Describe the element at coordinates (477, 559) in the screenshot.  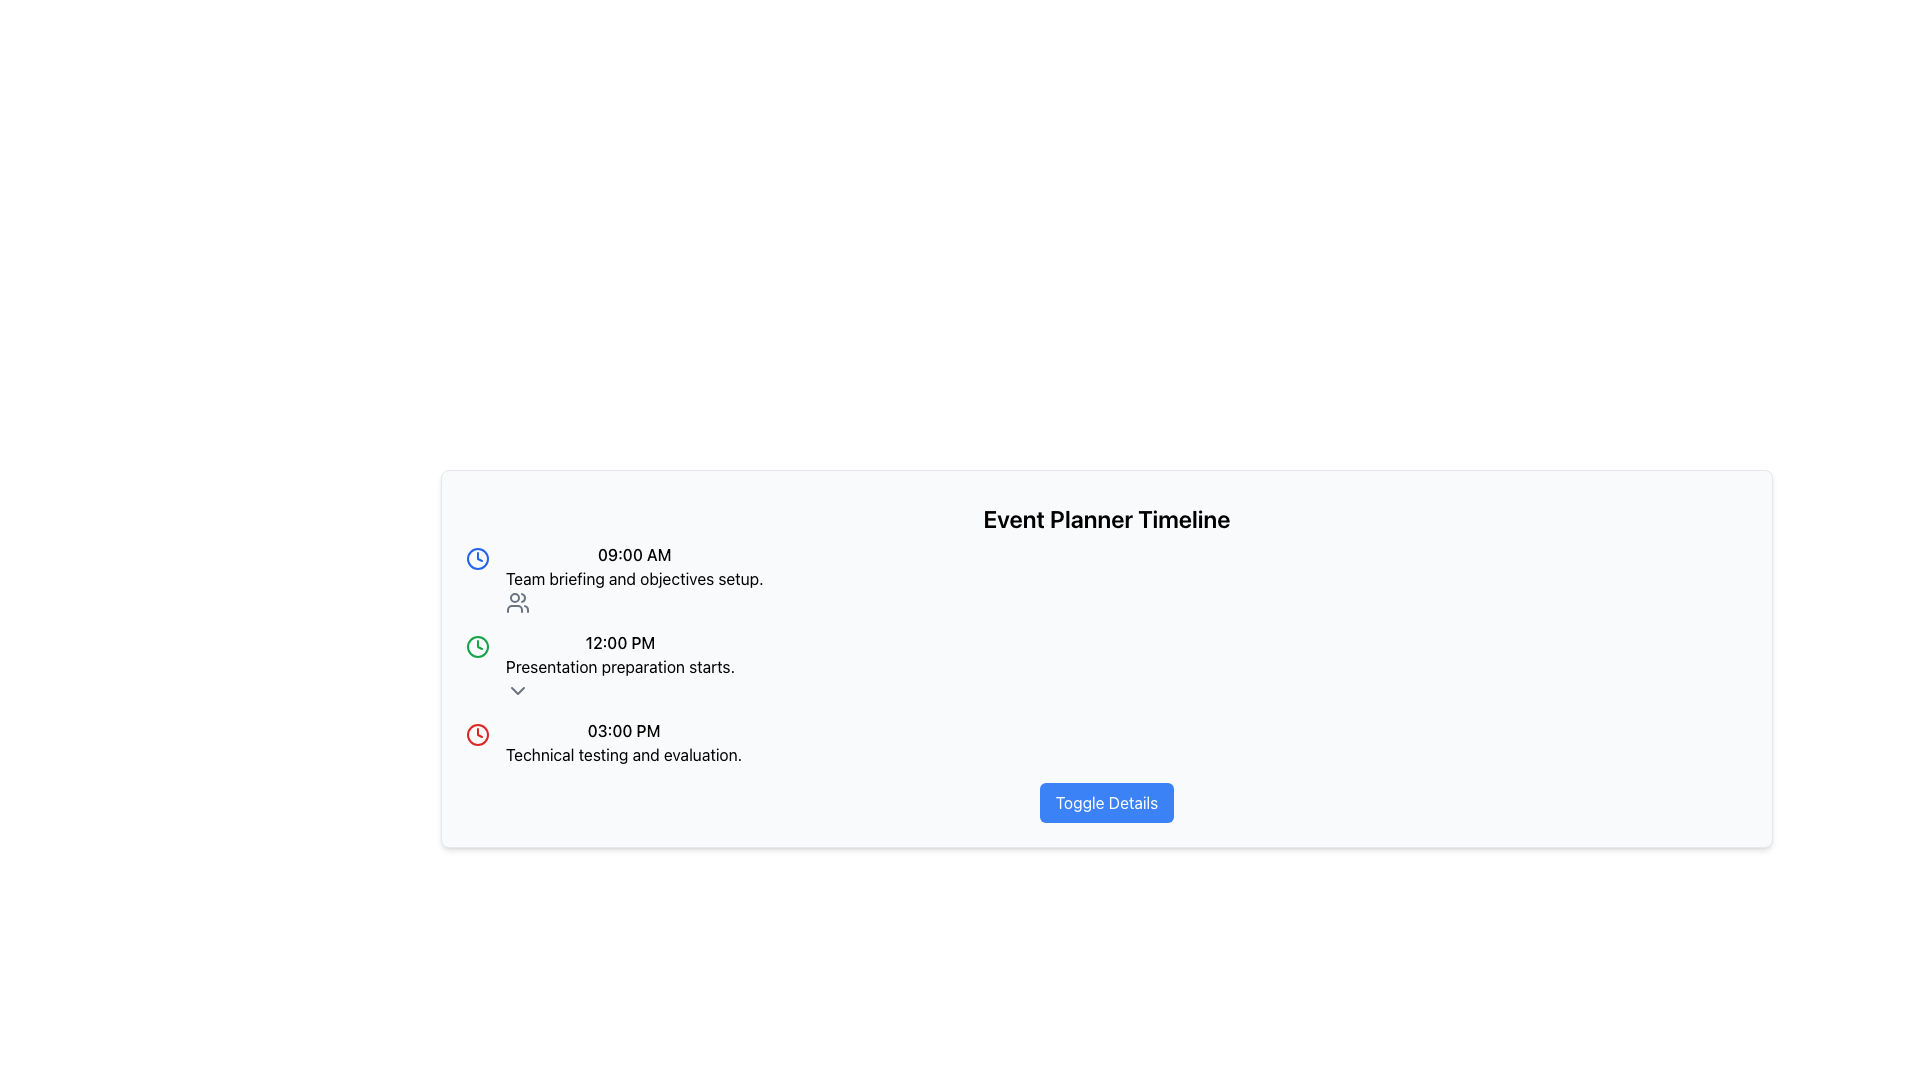
I see `the clock icon located at the top-left corner of the '09:00 AM Team briefing and objectives setup.' event description` at that location.